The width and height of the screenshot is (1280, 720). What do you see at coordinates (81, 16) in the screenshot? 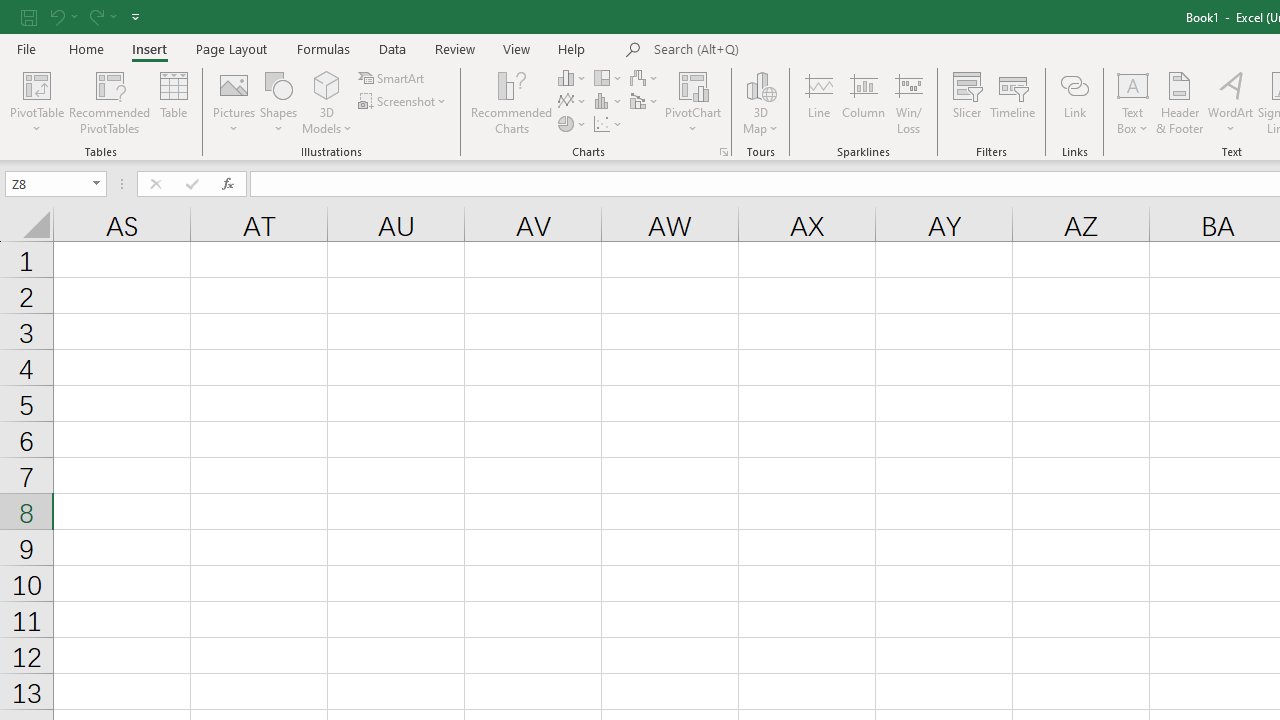
I see `'Quick Access Toolbar'` at bounding box center [81, 16].